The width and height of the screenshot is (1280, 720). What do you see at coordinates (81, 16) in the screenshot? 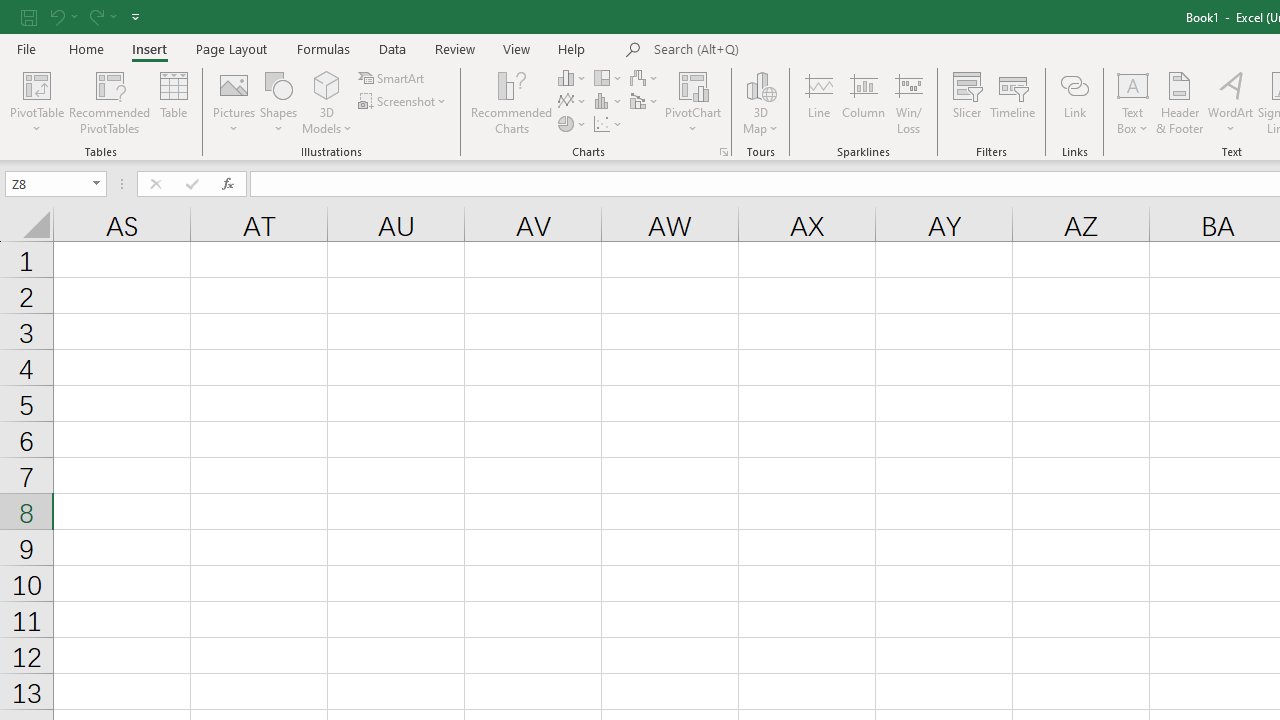
I see `'Quick Access Toolbar'` at bounding box center [81, 16].